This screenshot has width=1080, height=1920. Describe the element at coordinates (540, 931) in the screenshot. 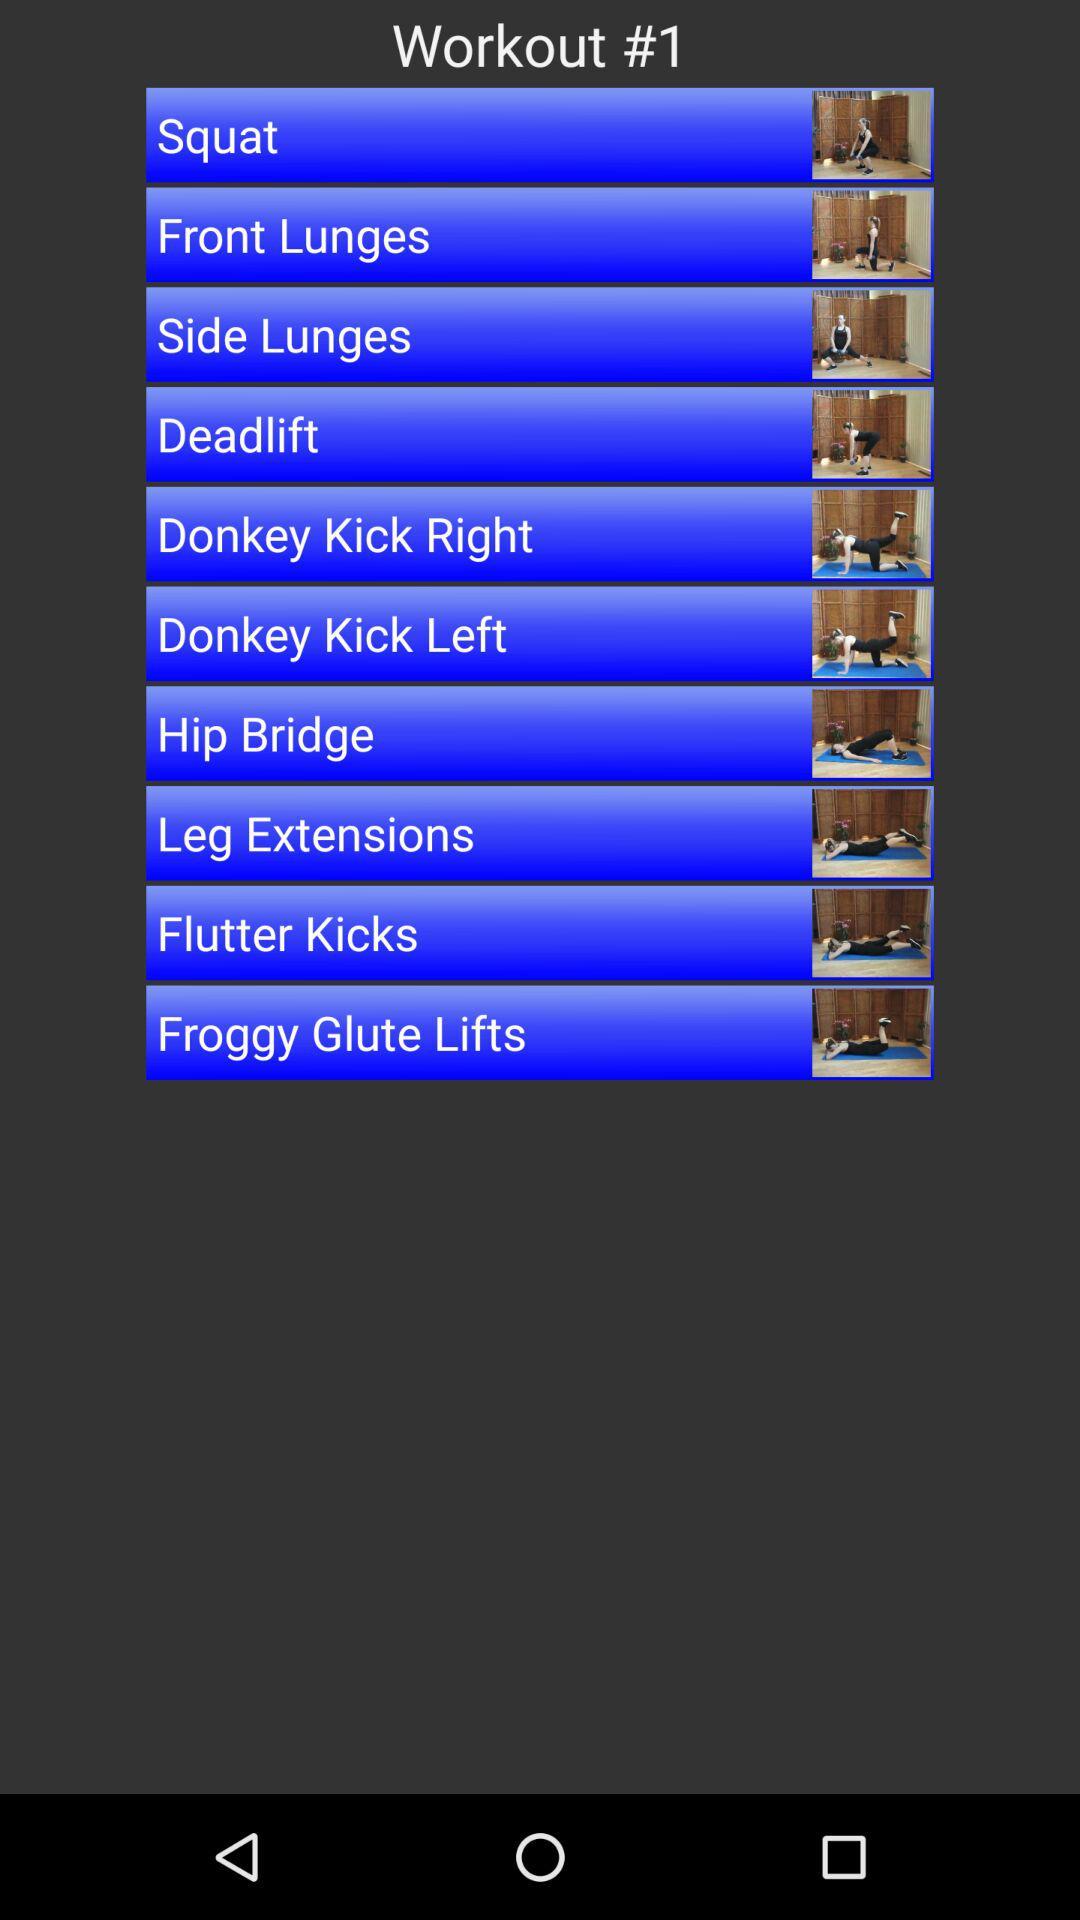

I see `the button below leg extensions item` at that location.